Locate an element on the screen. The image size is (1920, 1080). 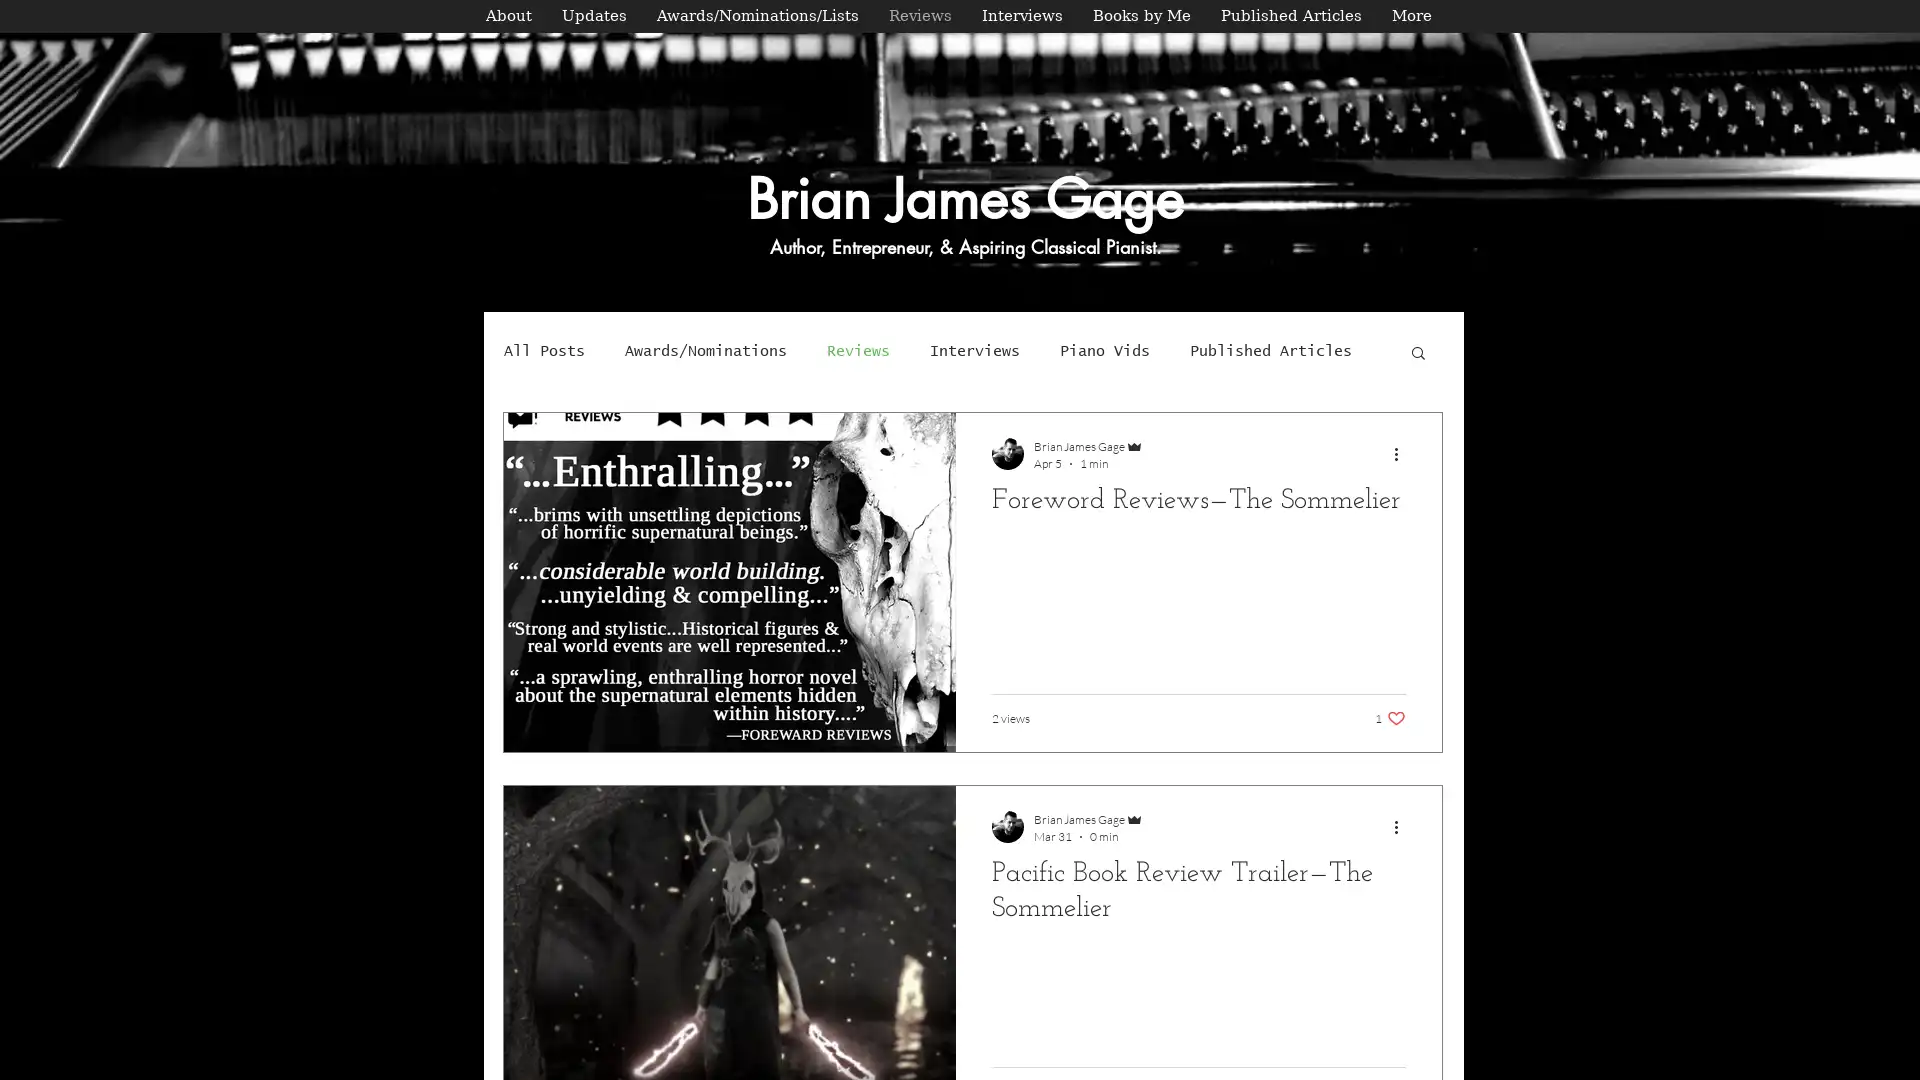
1 like. Post not marked as liked is located at coordinates (1389, 717).